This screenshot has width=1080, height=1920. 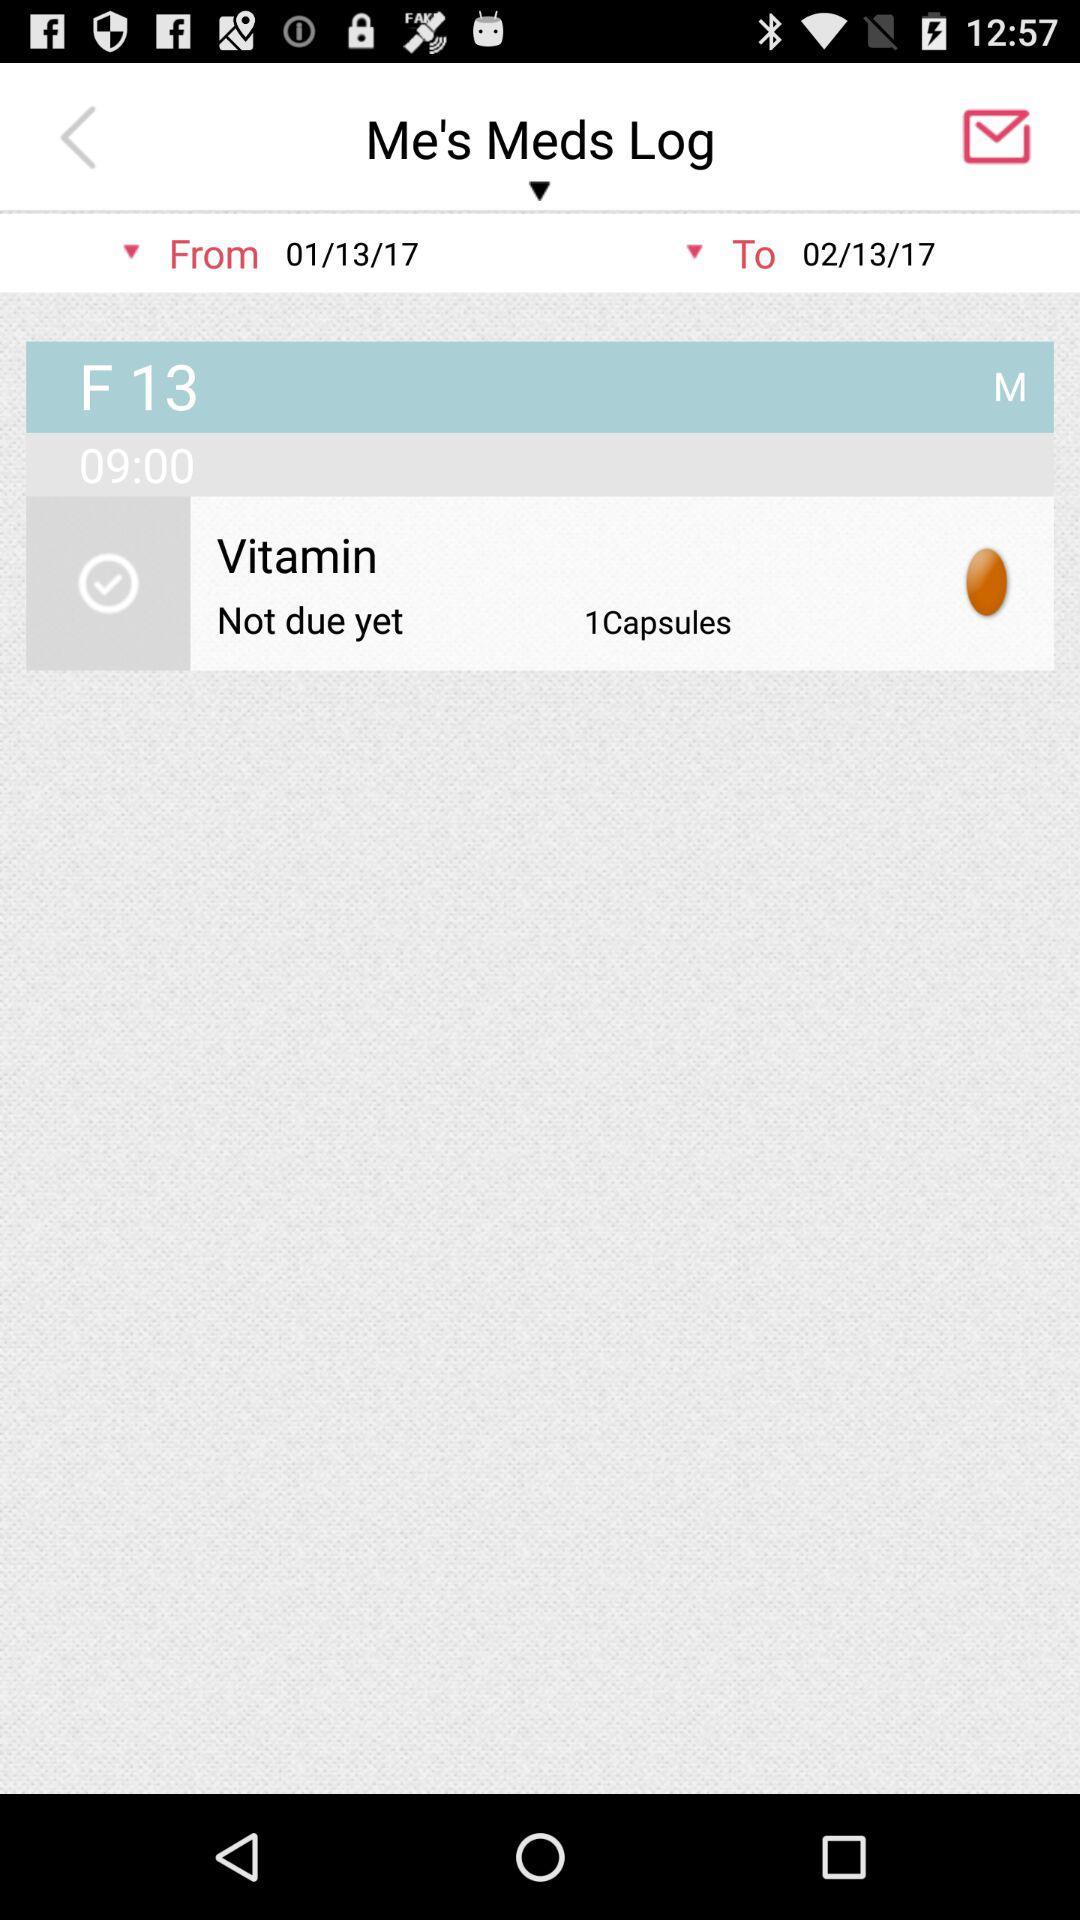 What do you see at coordinates (138, 388) in the screenshot?
I see `the item next to the m icon` at bounding box center [138, 388].